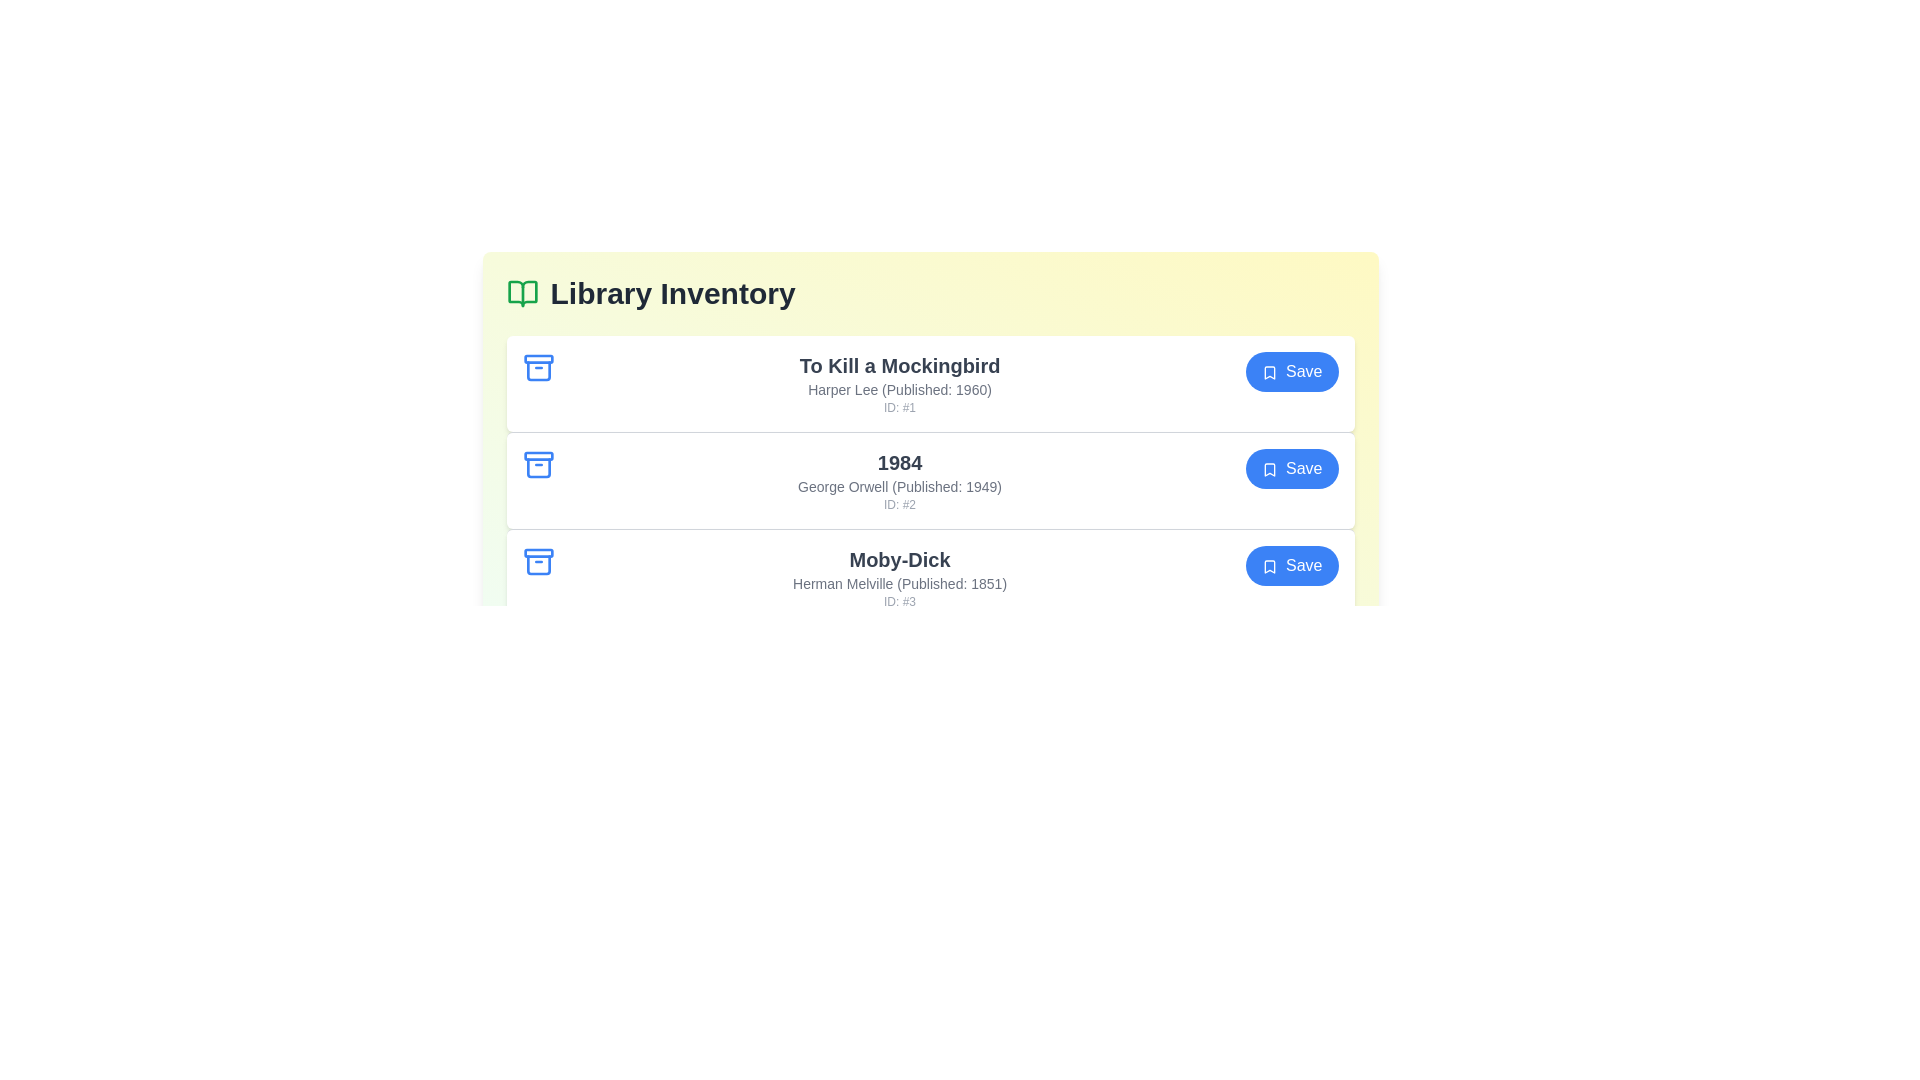 This screenshot has width=1920, height=1080. What do you see at coordinates (899, 366) in the screenshot?
I see `the title of the book 'To Kill a Mockingbird'` at bounding box center [899, 366].